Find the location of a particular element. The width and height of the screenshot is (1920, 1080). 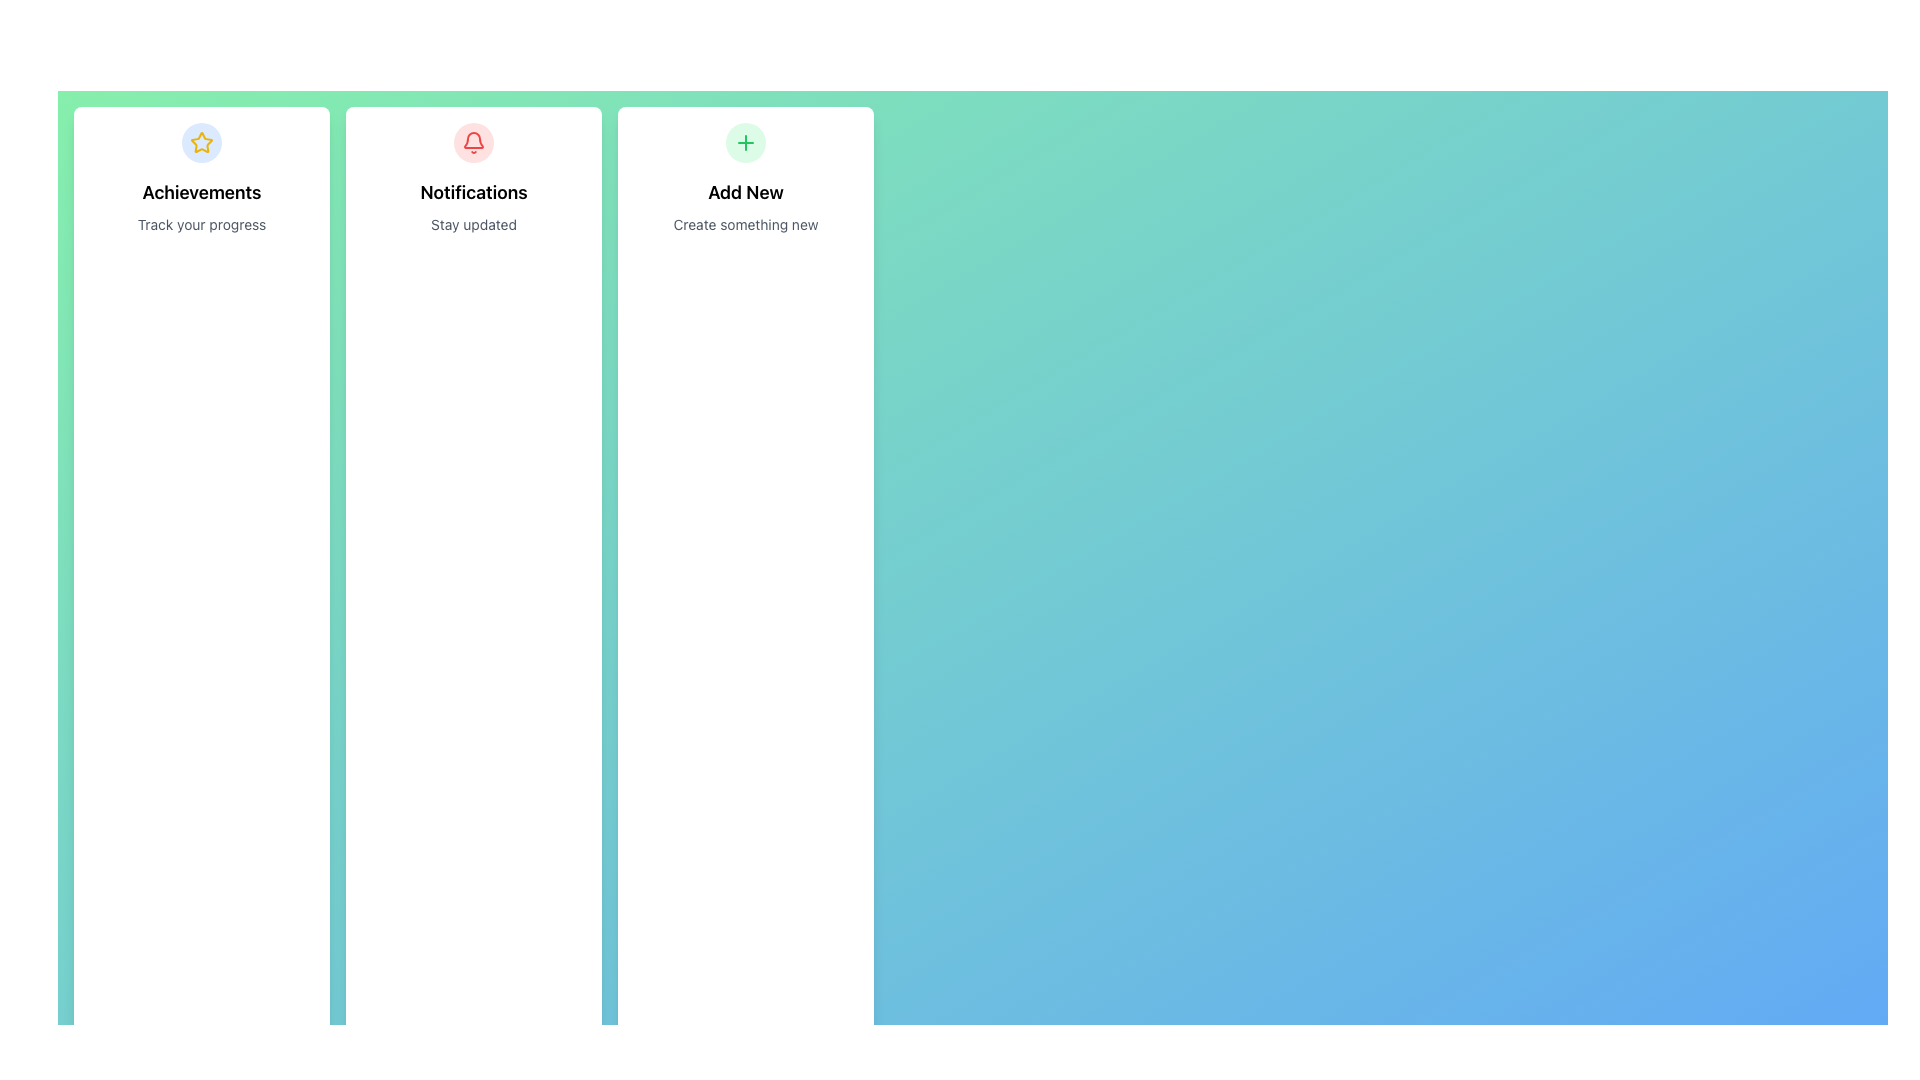

text of the heading element positioned at the top-middle of the first card on the left, which serves as the title for achievements tracking is located at coordinates (201, 192).